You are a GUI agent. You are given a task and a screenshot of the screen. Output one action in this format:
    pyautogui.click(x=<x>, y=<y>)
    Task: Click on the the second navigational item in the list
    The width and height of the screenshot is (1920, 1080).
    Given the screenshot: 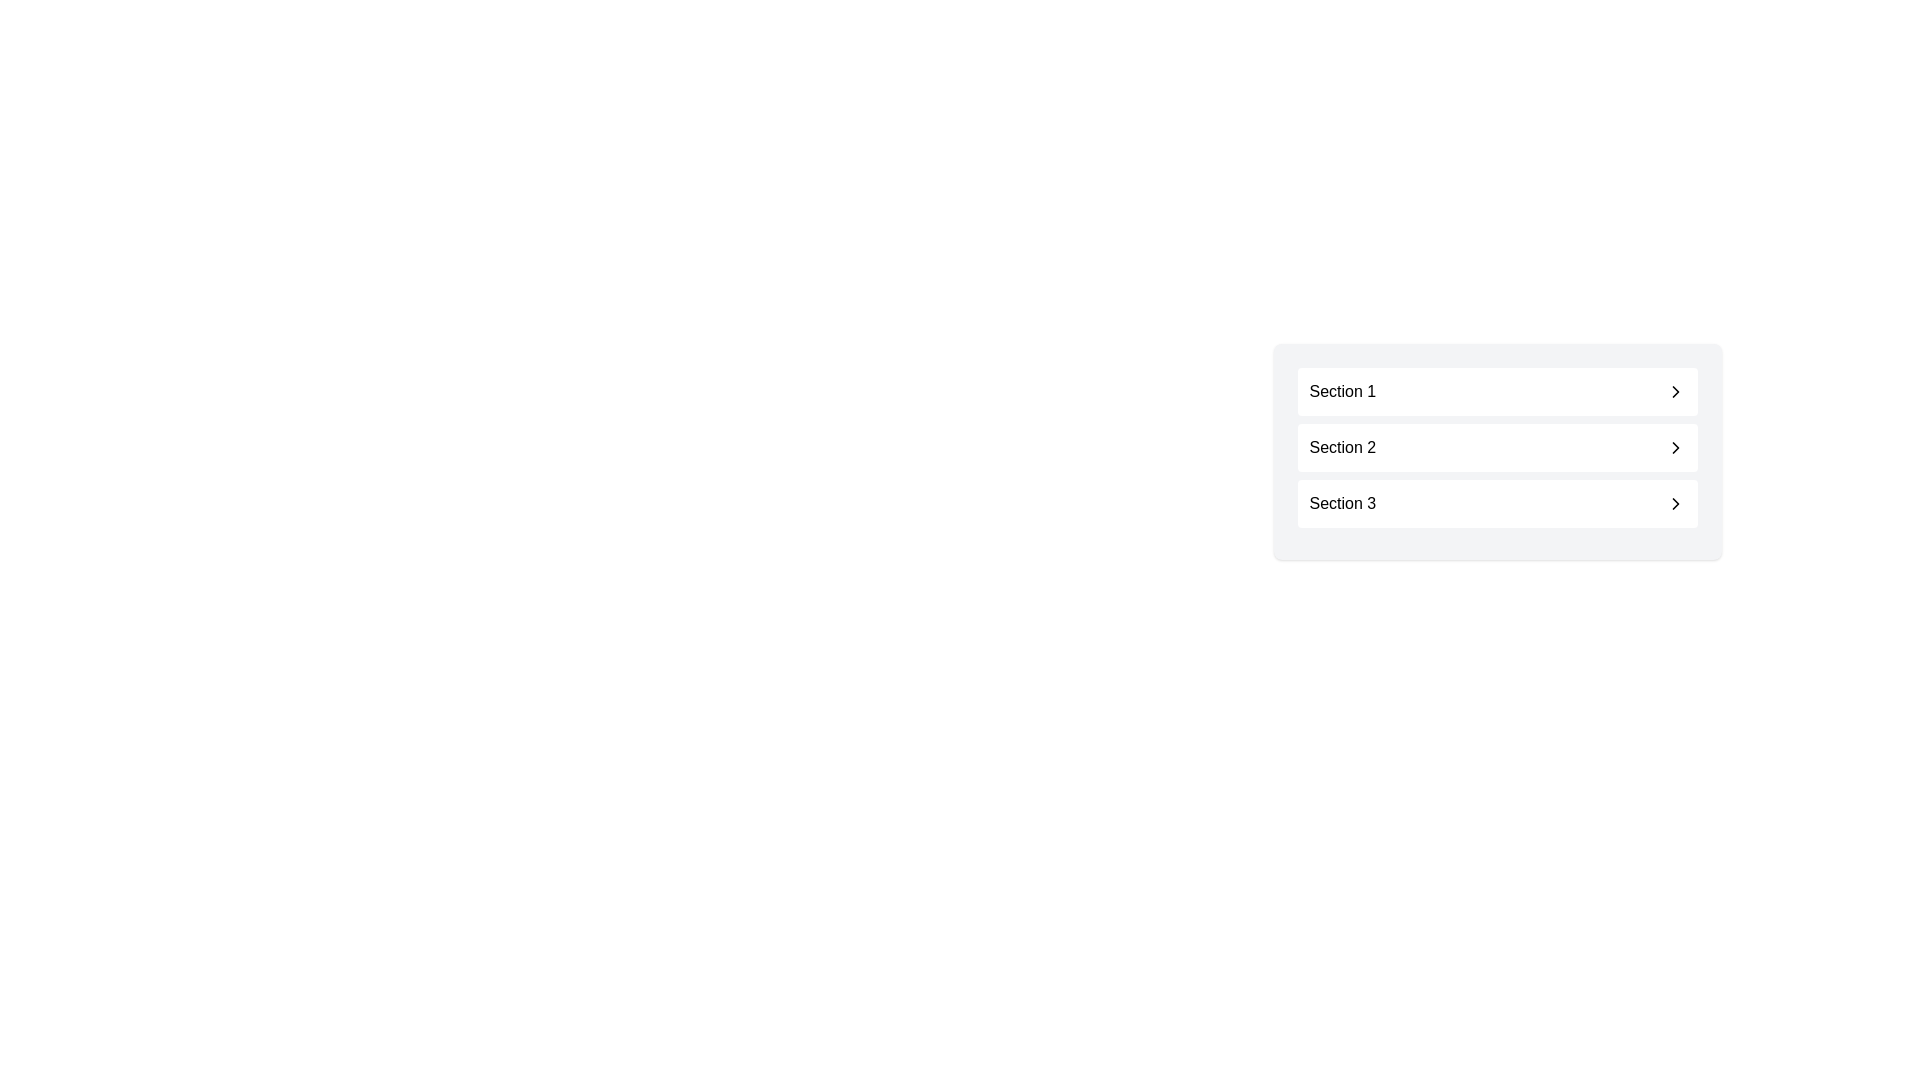 What is the action you would take?
    pyautogui.click(x=1497, y=446)
    